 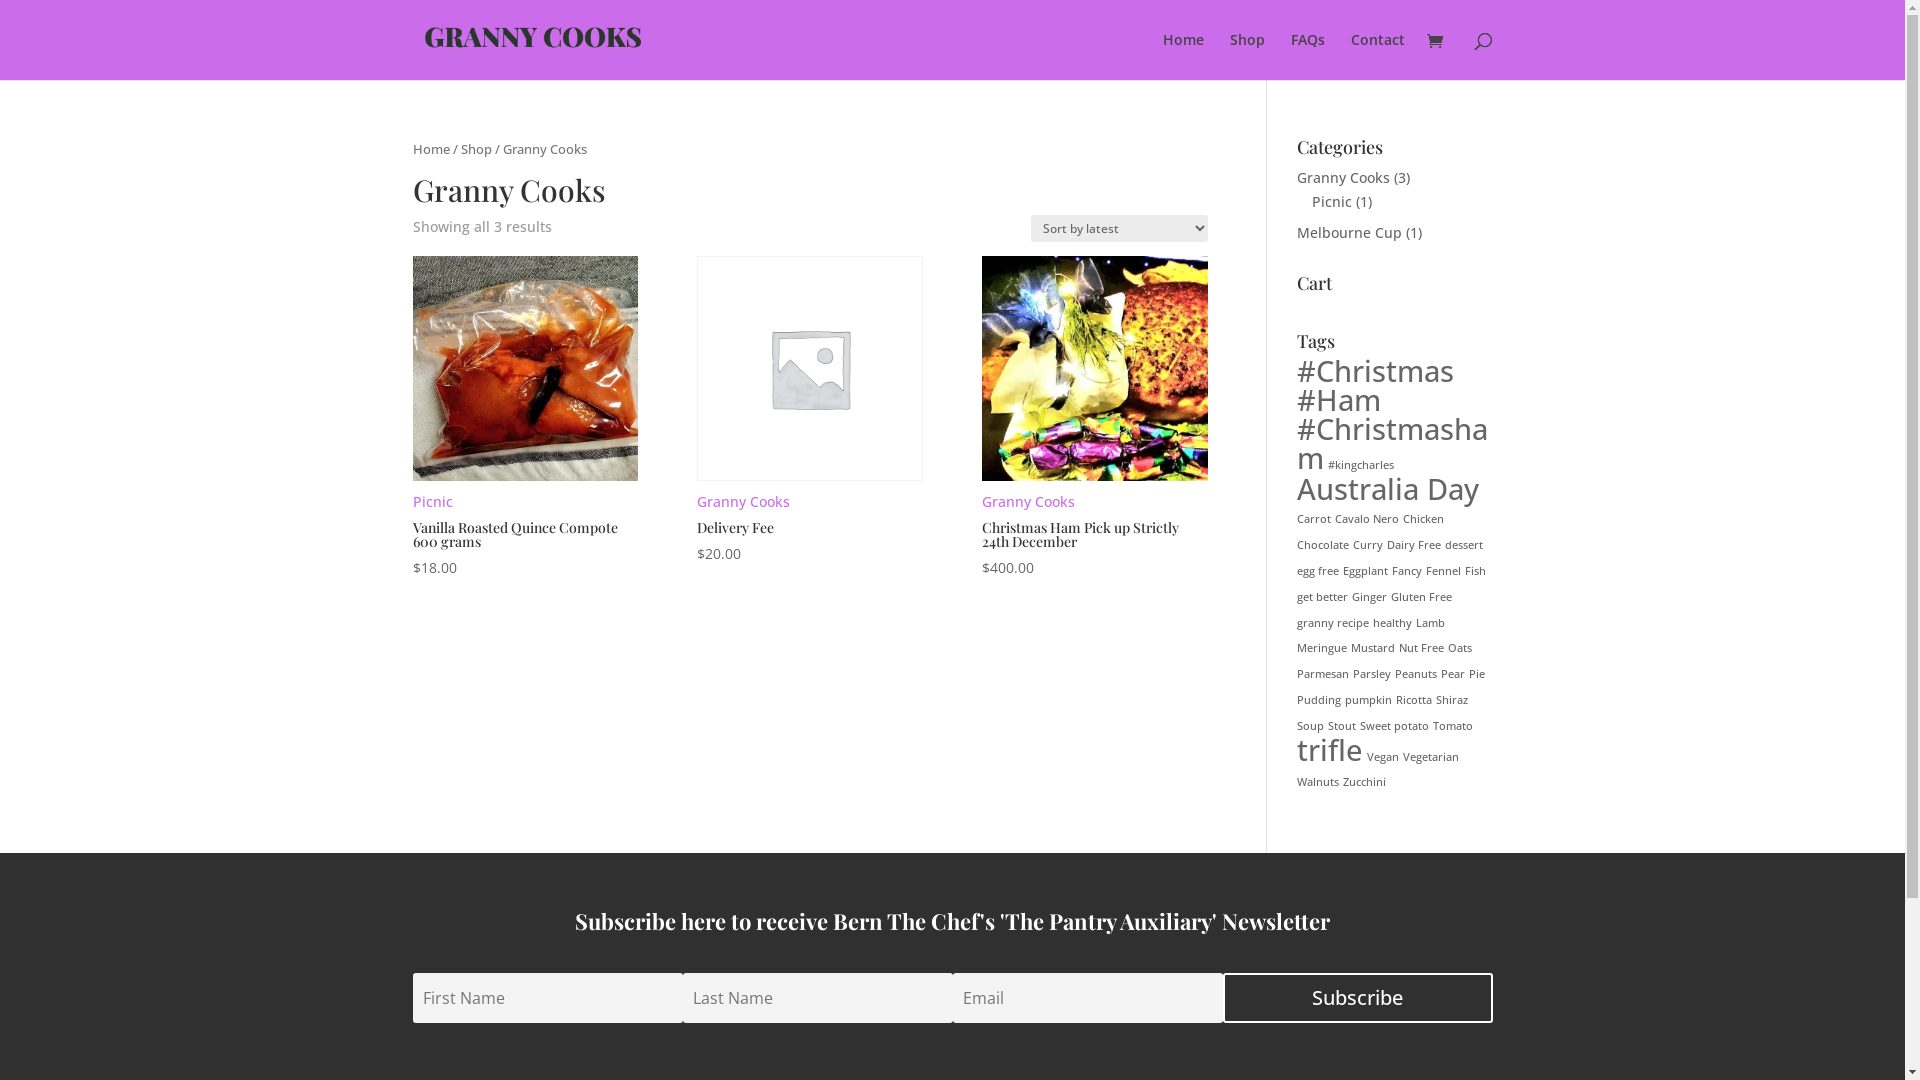 I want to click on 'Zucchini', so click(x=1343, y=781).